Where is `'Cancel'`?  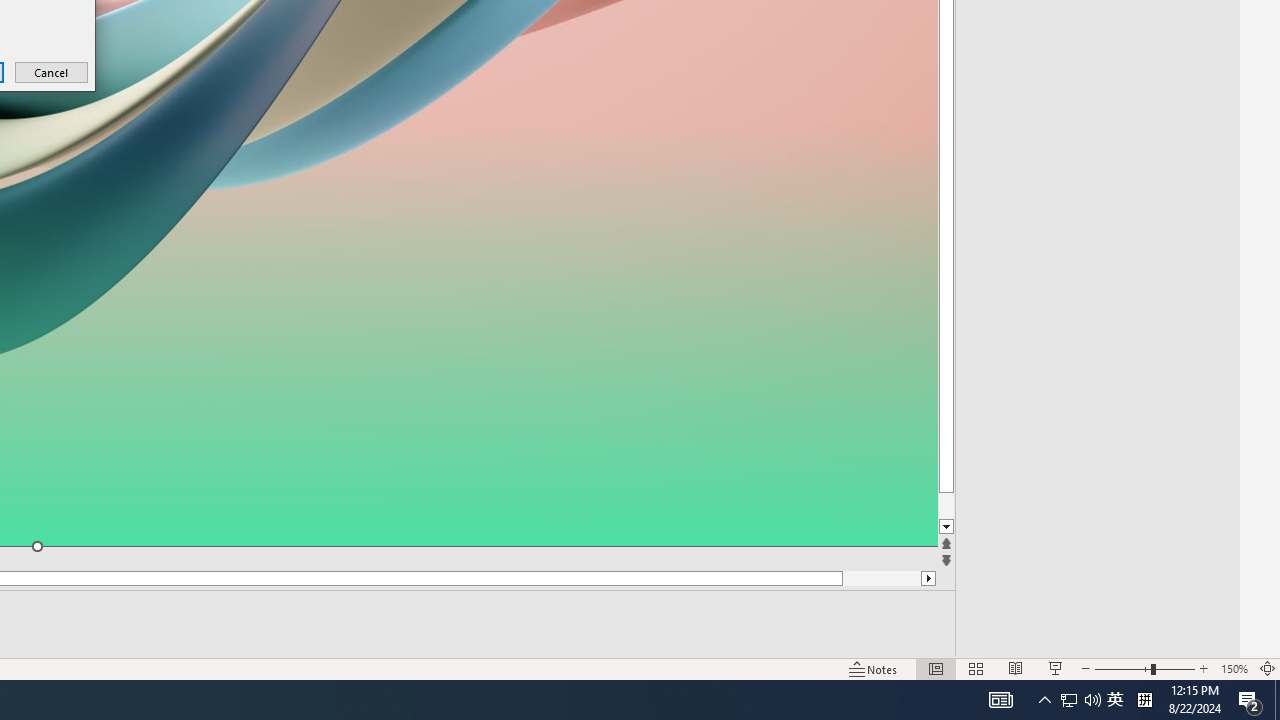
'Cancel' is located at coordinates (51, 71).